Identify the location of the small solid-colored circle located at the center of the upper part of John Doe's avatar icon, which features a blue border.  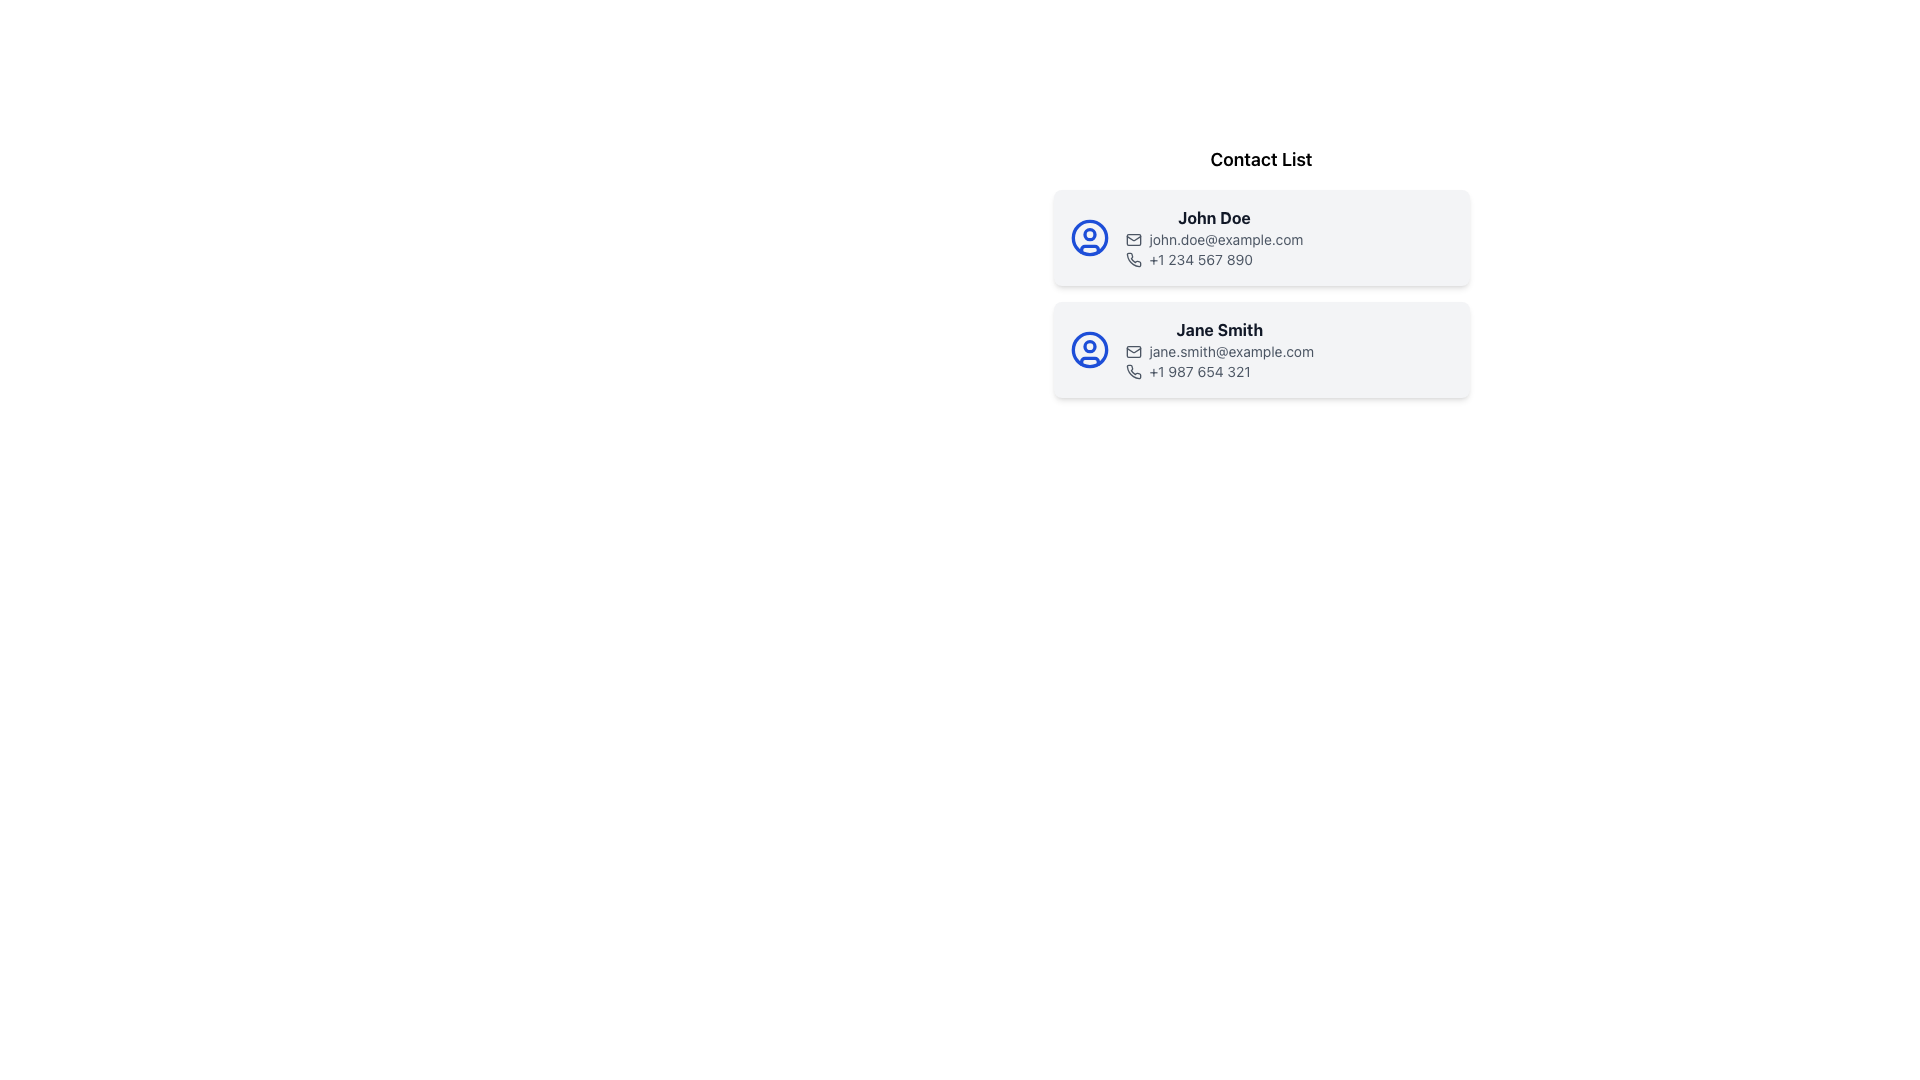
(1088, 233).